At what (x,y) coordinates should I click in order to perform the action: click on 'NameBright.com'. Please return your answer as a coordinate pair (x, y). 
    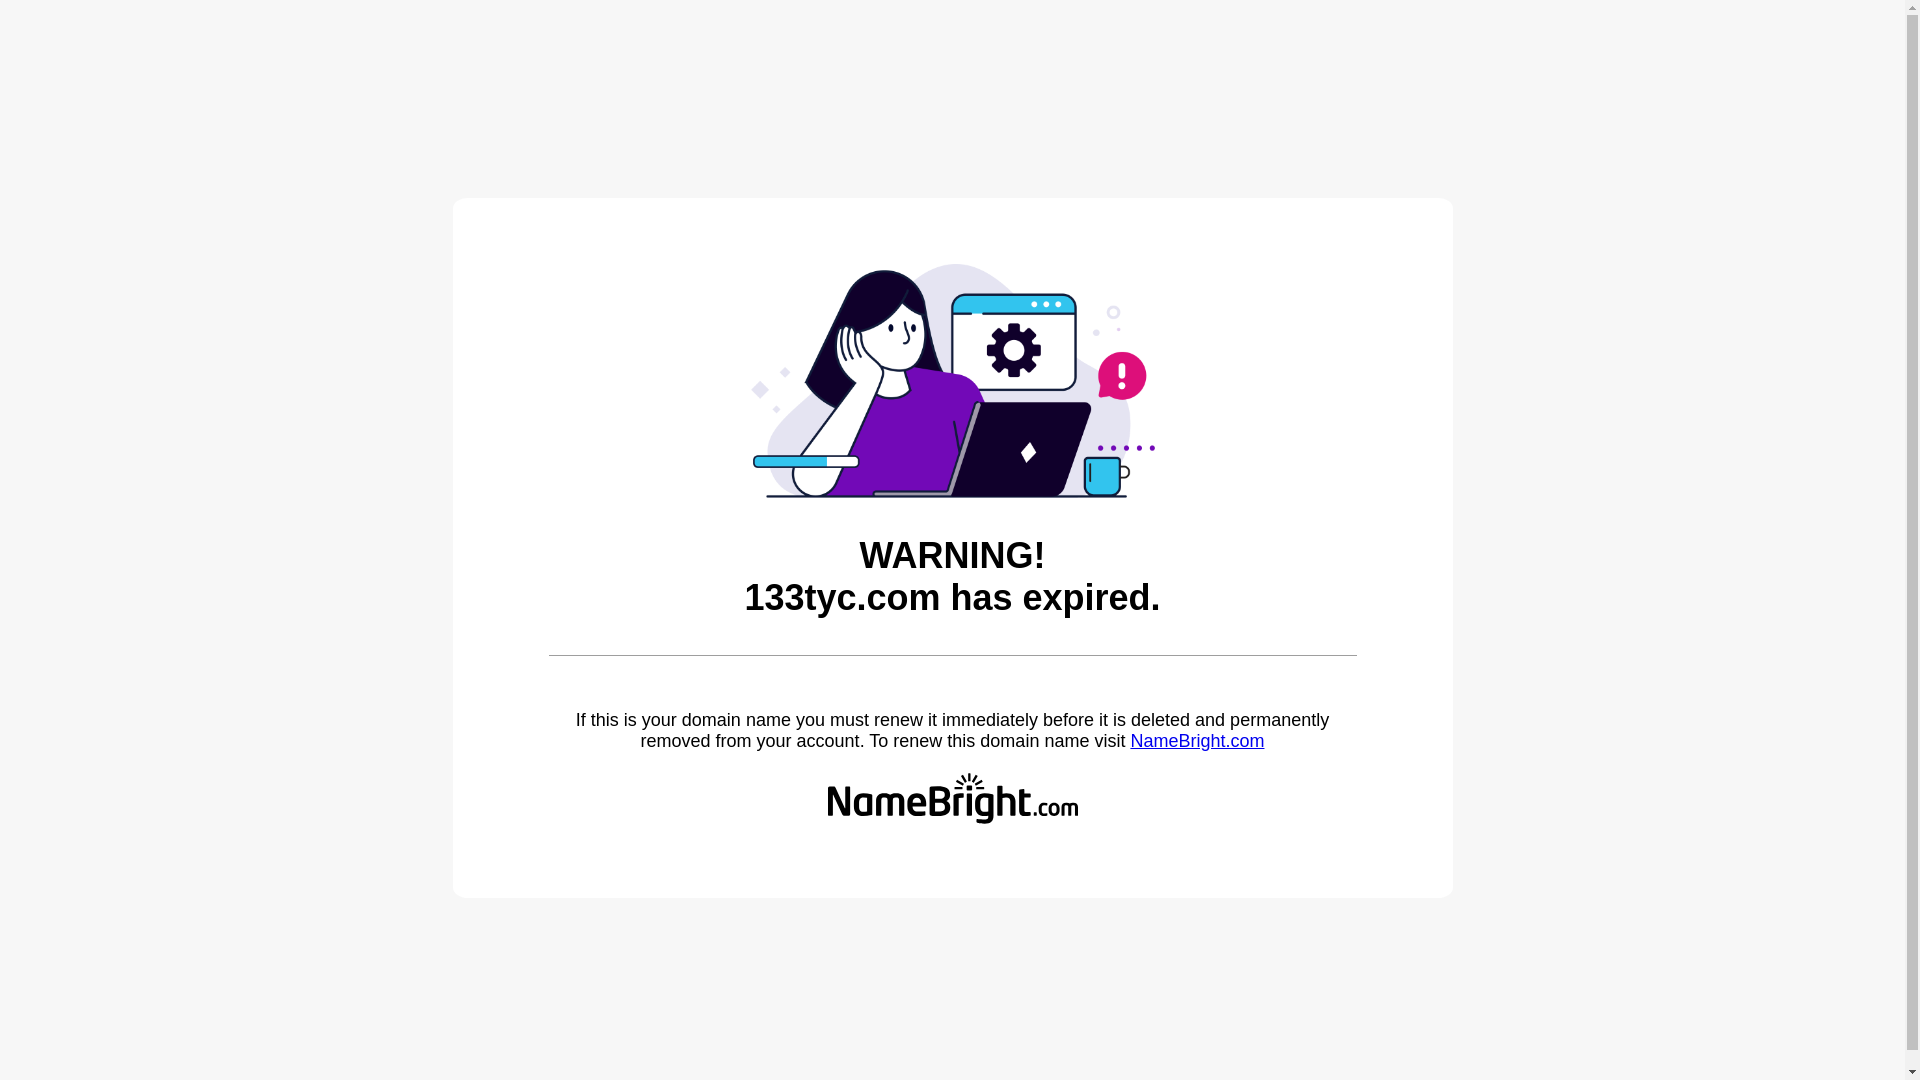
    Looking at the image, I should click on (1129, 740).